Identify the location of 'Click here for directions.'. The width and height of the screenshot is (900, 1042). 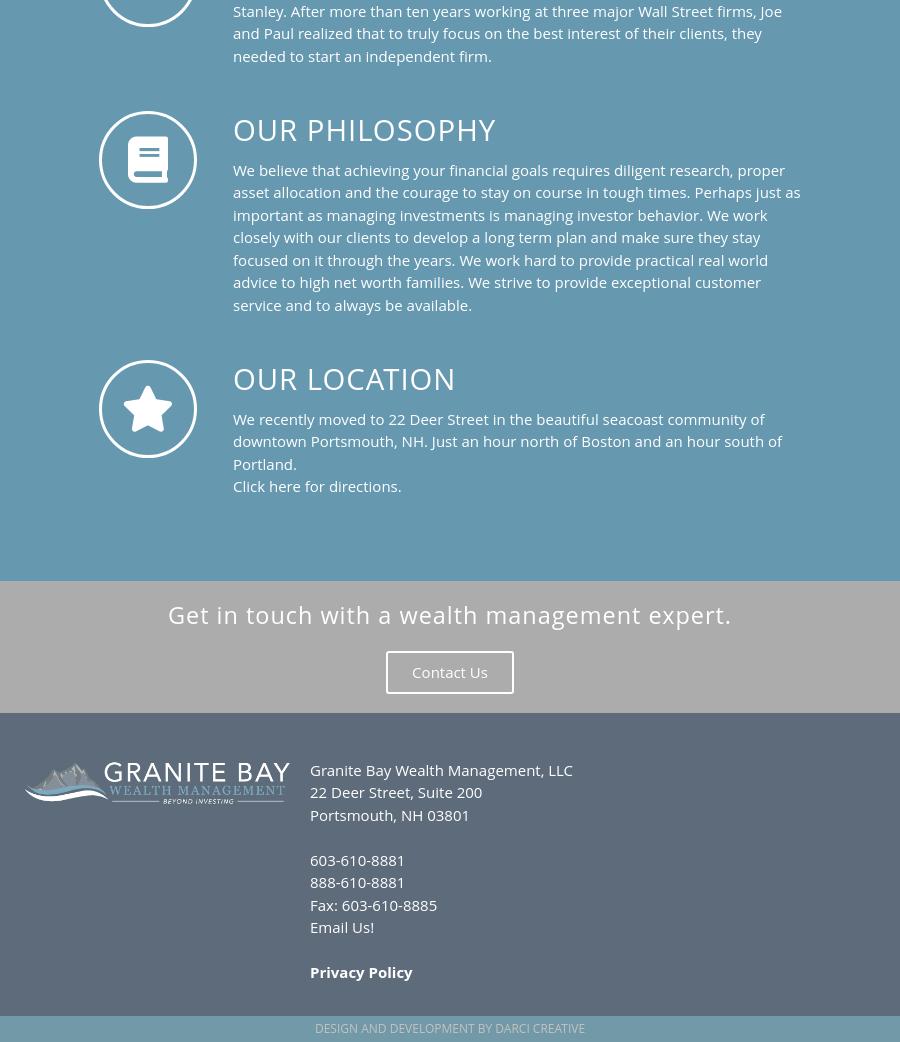
(315, 485).